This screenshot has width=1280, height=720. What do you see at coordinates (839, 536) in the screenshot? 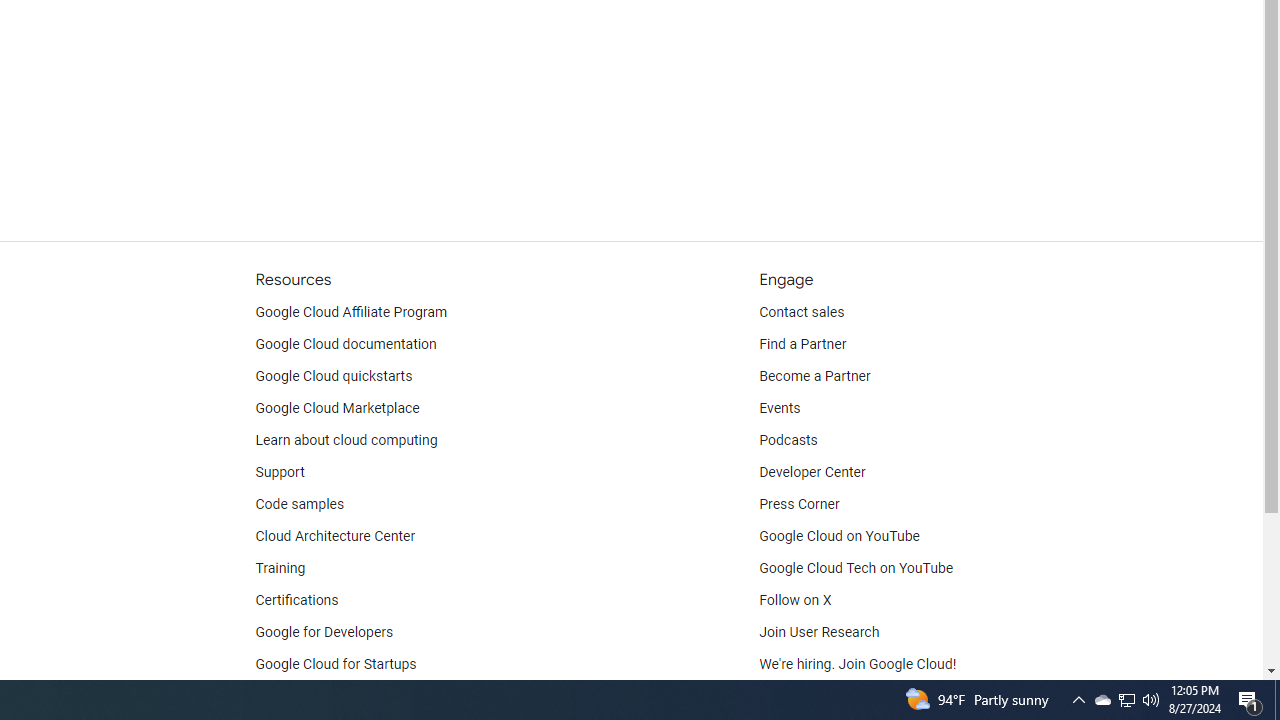
I see `'Google Cloud on YouTube'` at bounding box center [839, 536].